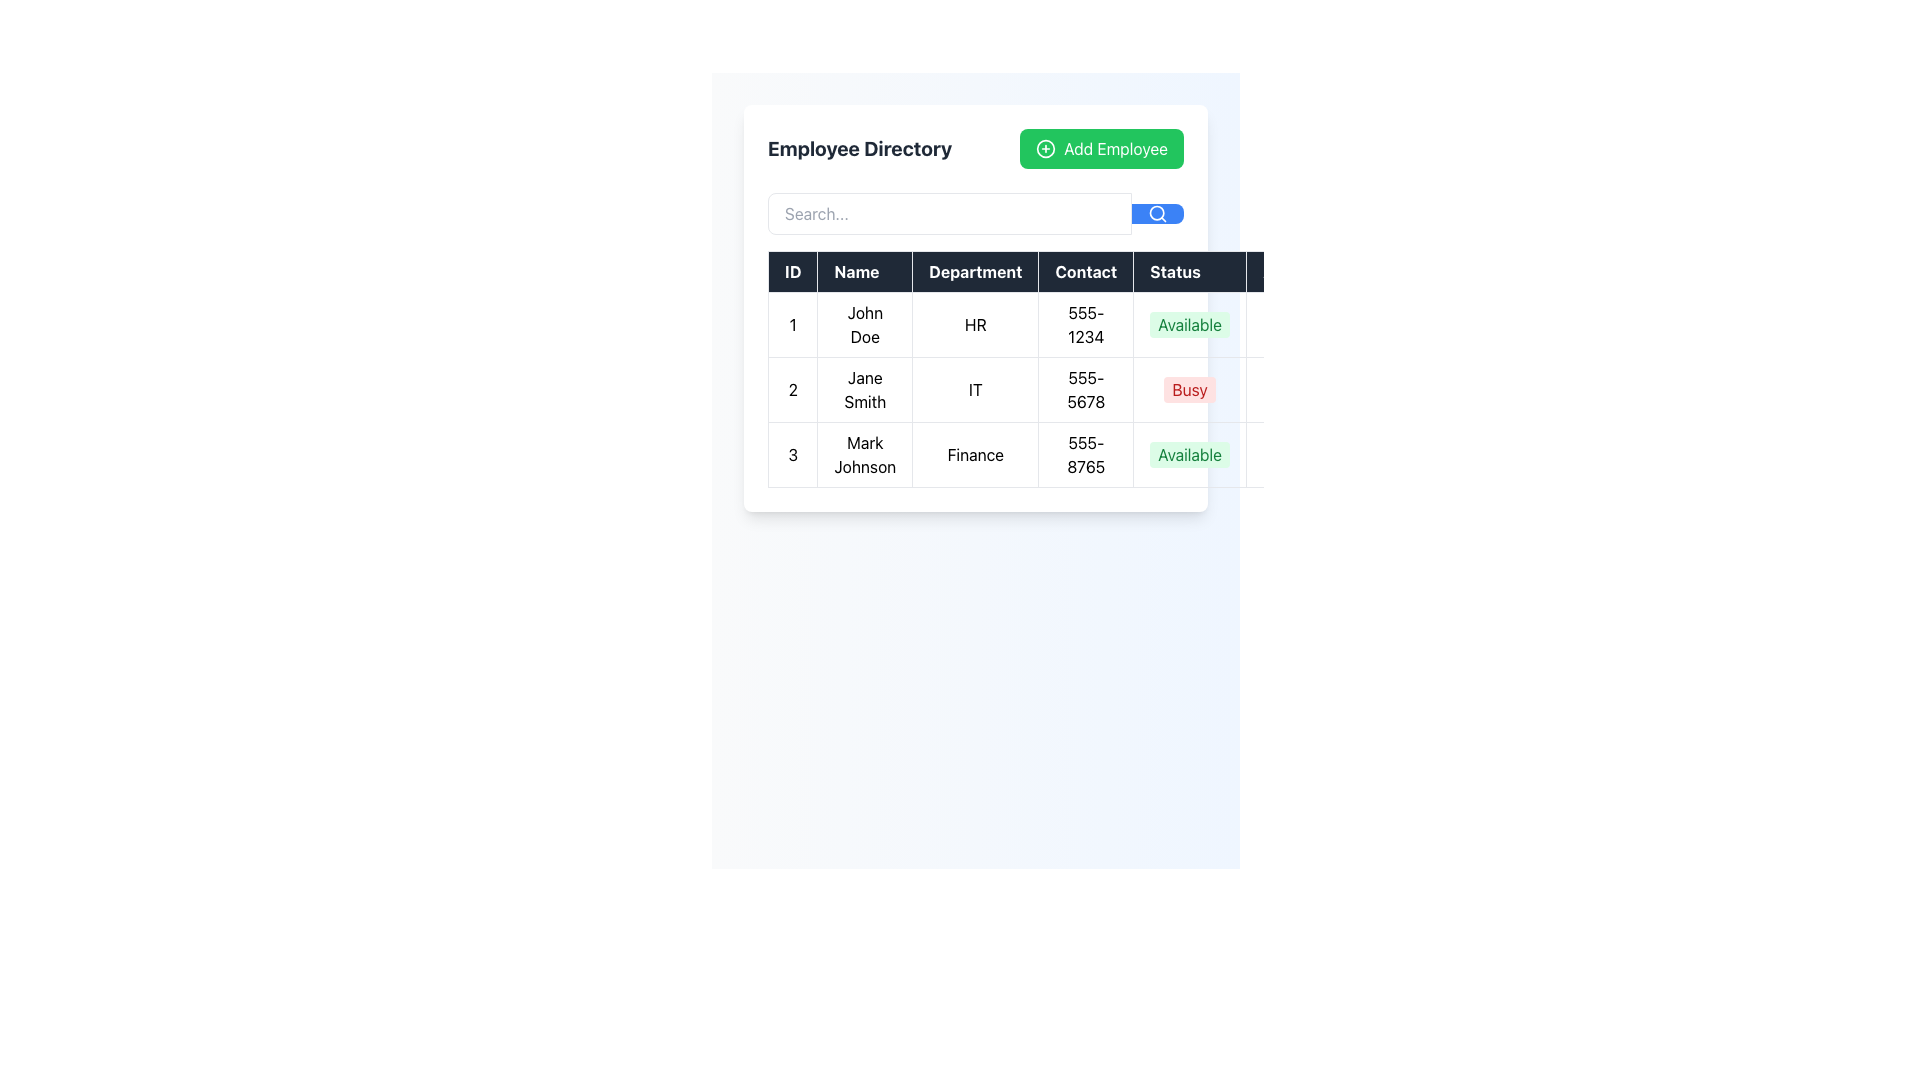 The height and width of the screenshot is (1080, 1920). Describe the element at coordinates (1190, 455) in the screenshot. I see `the 'Available' label with a green background and text in the 'Status' column for 'Mark Johnson'` at that location.